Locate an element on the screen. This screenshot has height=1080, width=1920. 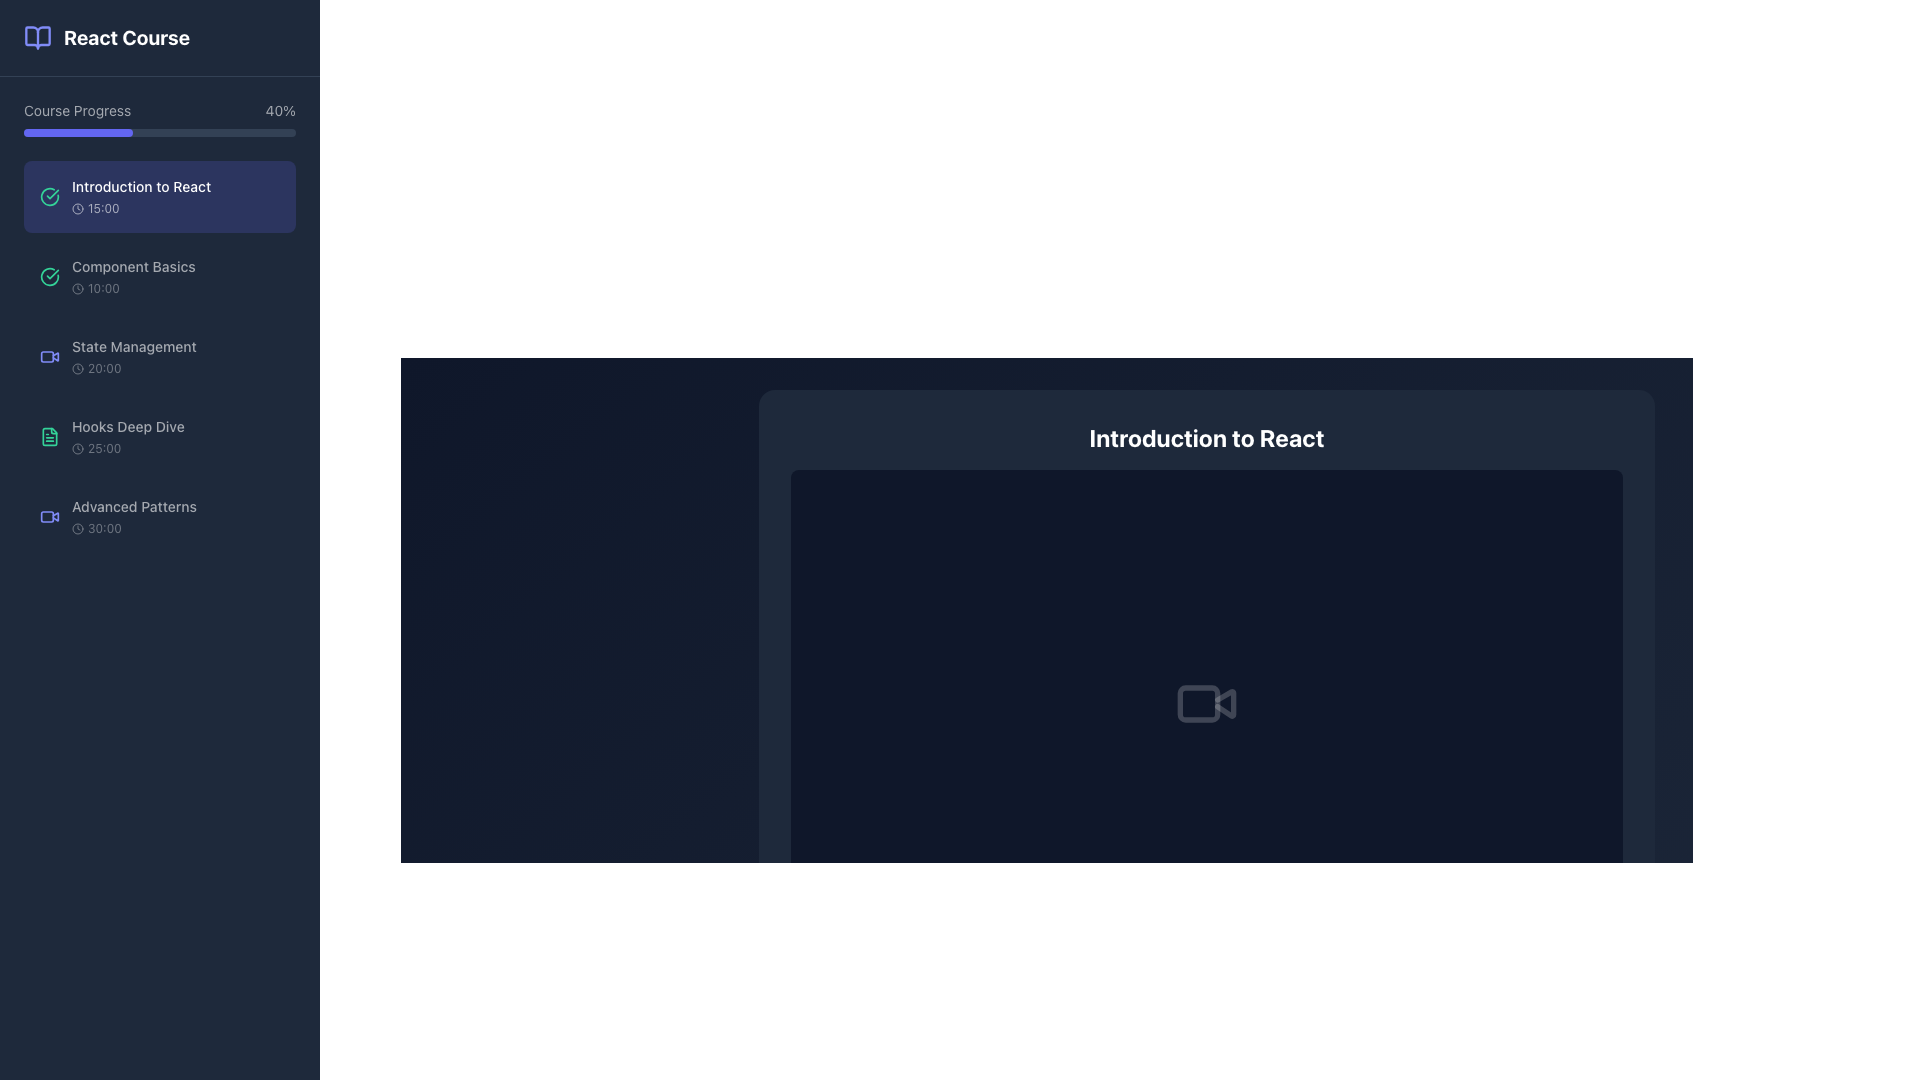
the icon resembling a stylized document with a folded corner, located in the fourth slot of a vertical list next to the text 'Hooks Deep Dive' is located at coordinates (49, 435).